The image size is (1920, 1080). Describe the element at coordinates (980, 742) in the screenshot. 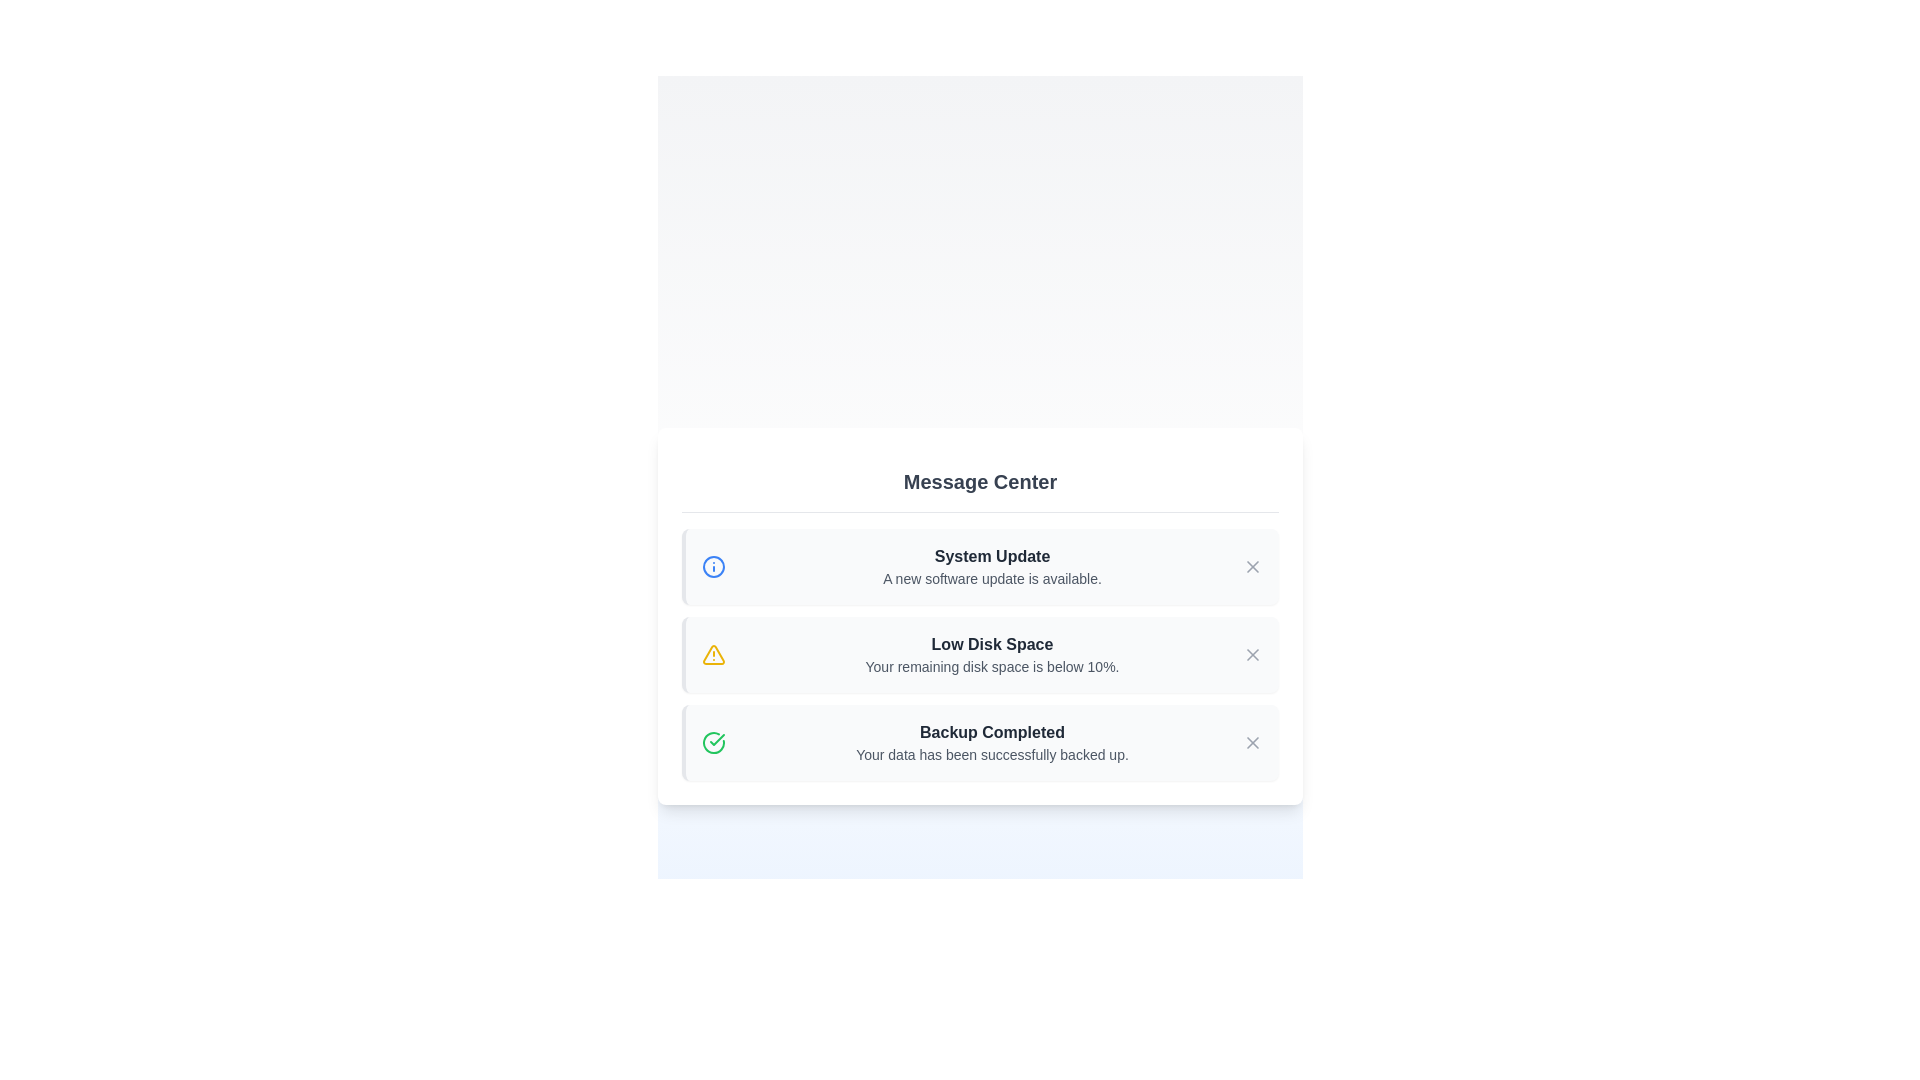

I see `information displayed on the Notification Card that informs the user about the successful completion of a data backup process, which is the third item in the Message Center` at that location.